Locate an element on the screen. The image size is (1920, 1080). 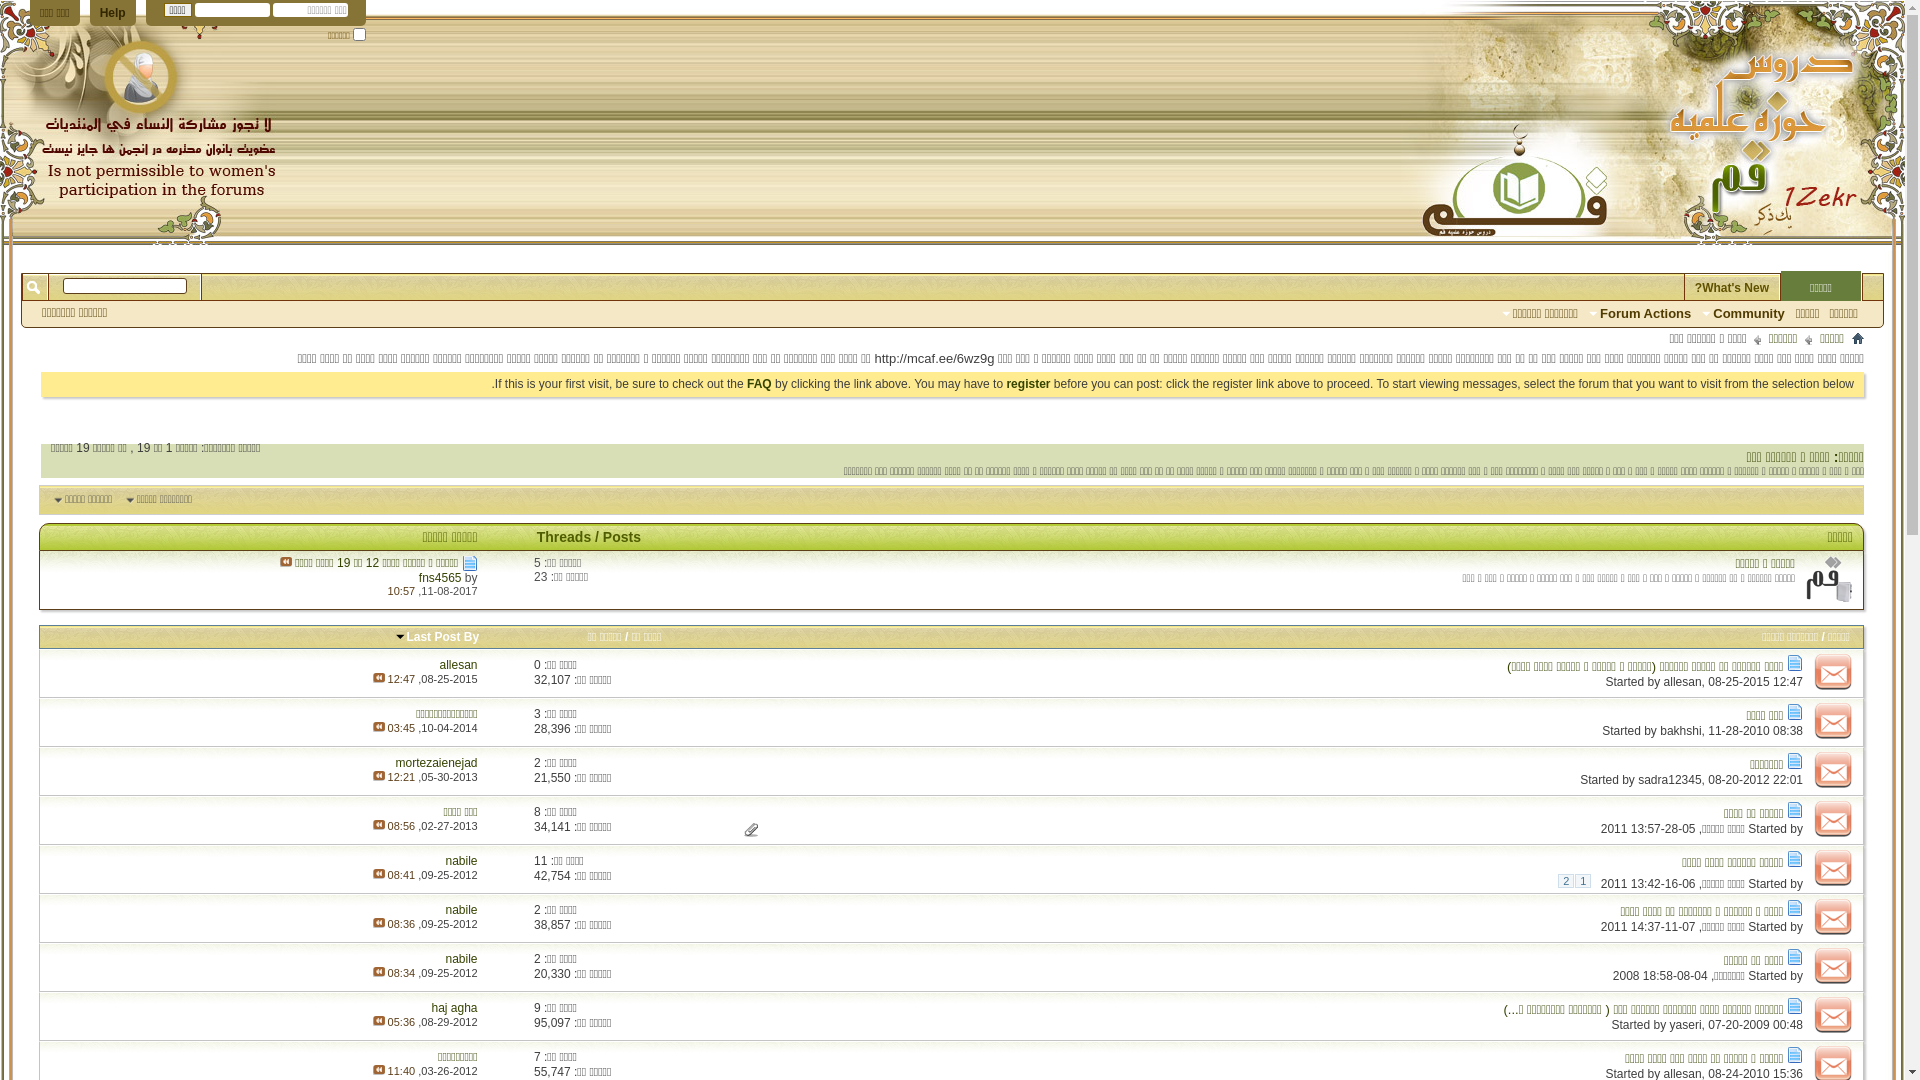
'Last Post By' is located at coordinates (435, 636).